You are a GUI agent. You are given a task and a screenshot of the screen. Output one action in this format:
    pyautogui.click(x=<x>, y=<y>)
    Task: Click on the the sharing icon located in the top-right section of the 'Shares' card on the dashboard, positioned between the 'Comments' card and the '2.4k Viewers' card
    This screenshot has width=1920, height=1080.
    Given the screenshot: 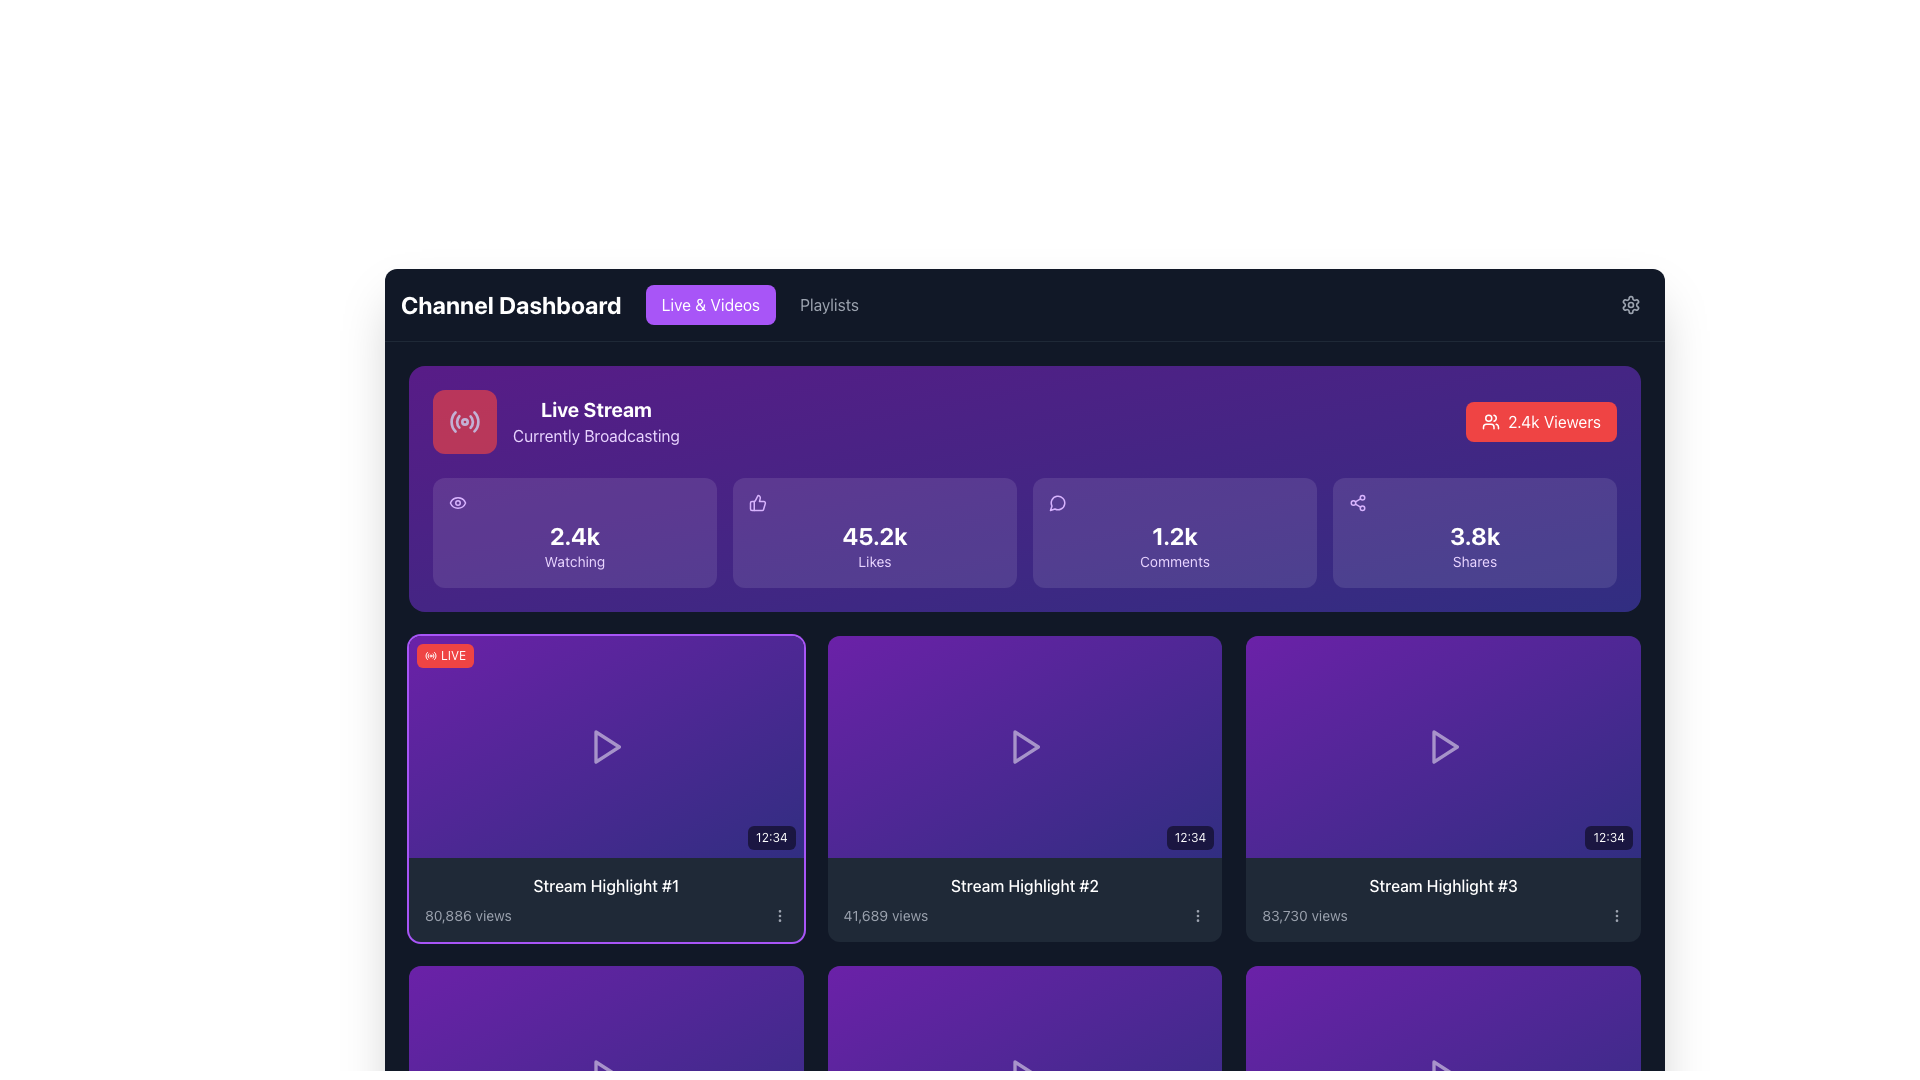 What is the action you would take?
    pyautogui.click(x=1358, y=501)
    